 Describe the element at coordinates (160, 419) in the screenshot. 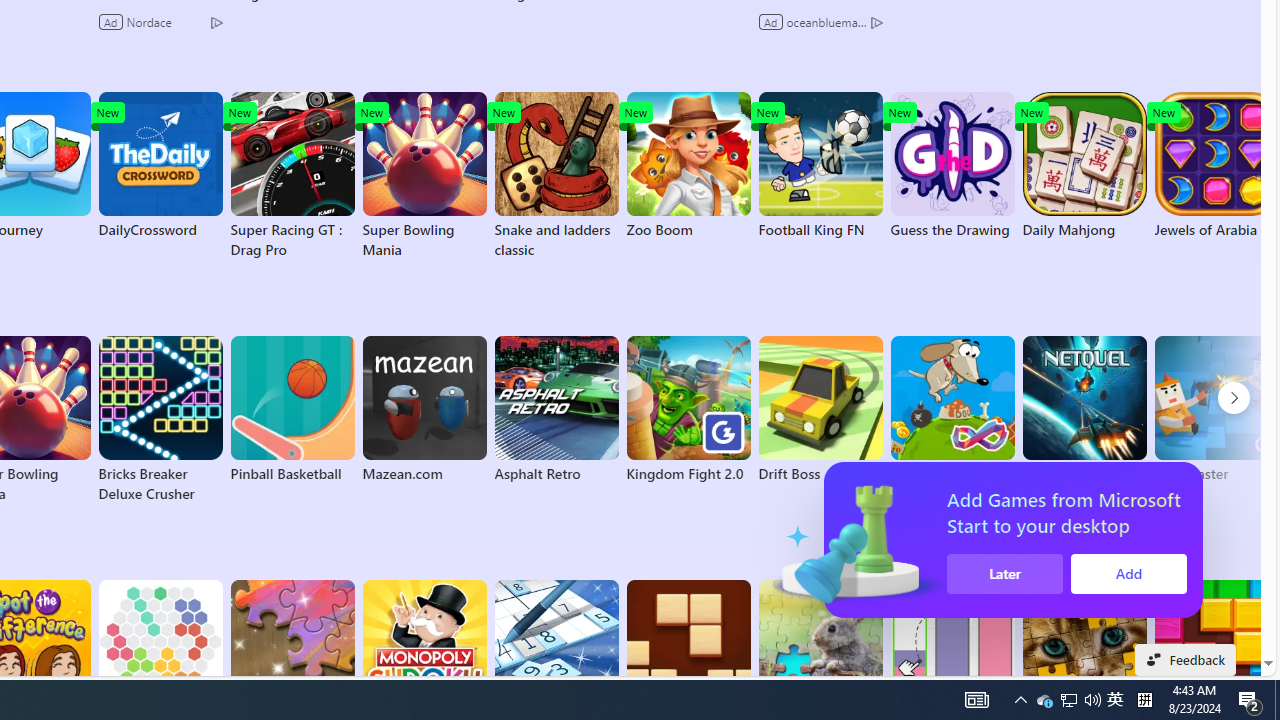

I see `'Bricks Breaker Deluxe Crusher'` at that location.